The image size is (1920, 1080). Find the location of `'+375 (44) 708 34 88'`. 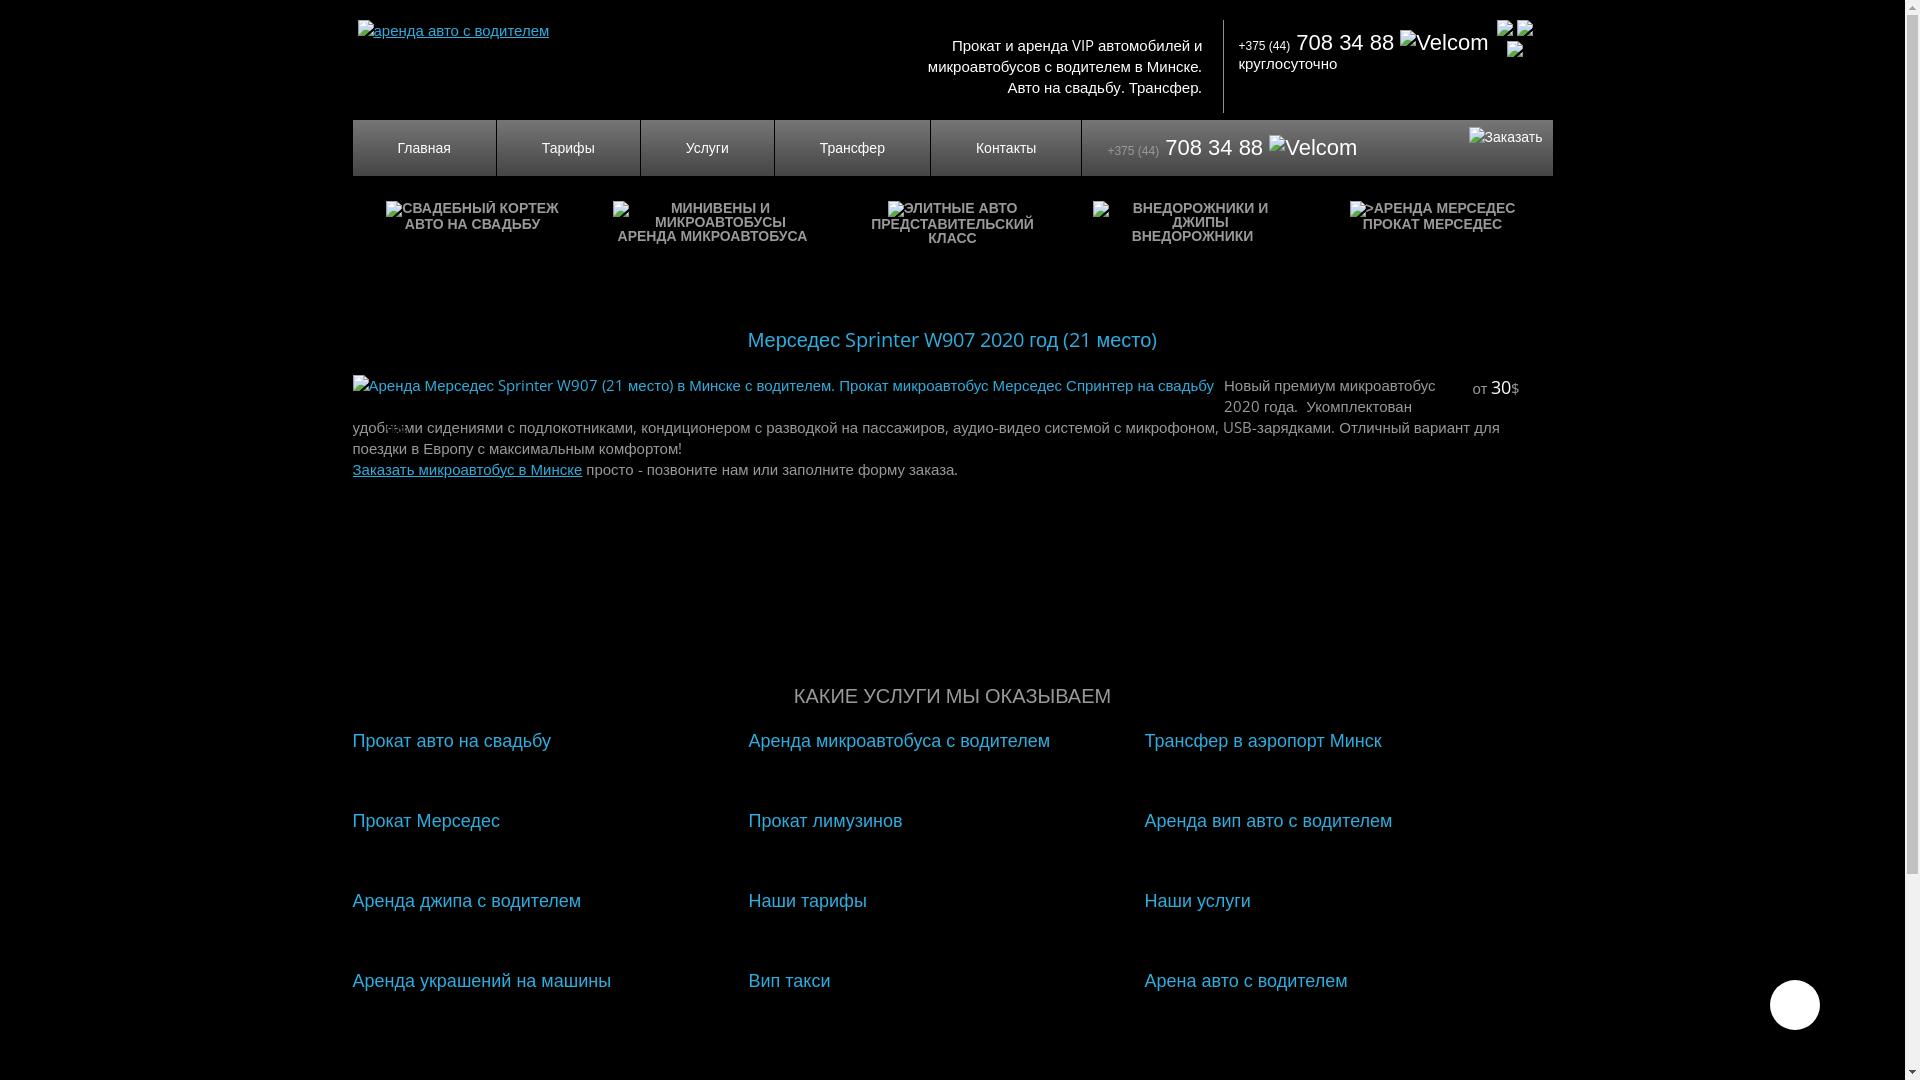

'+375 (44) 708 34 88' is located at coordinates (1362, 42).